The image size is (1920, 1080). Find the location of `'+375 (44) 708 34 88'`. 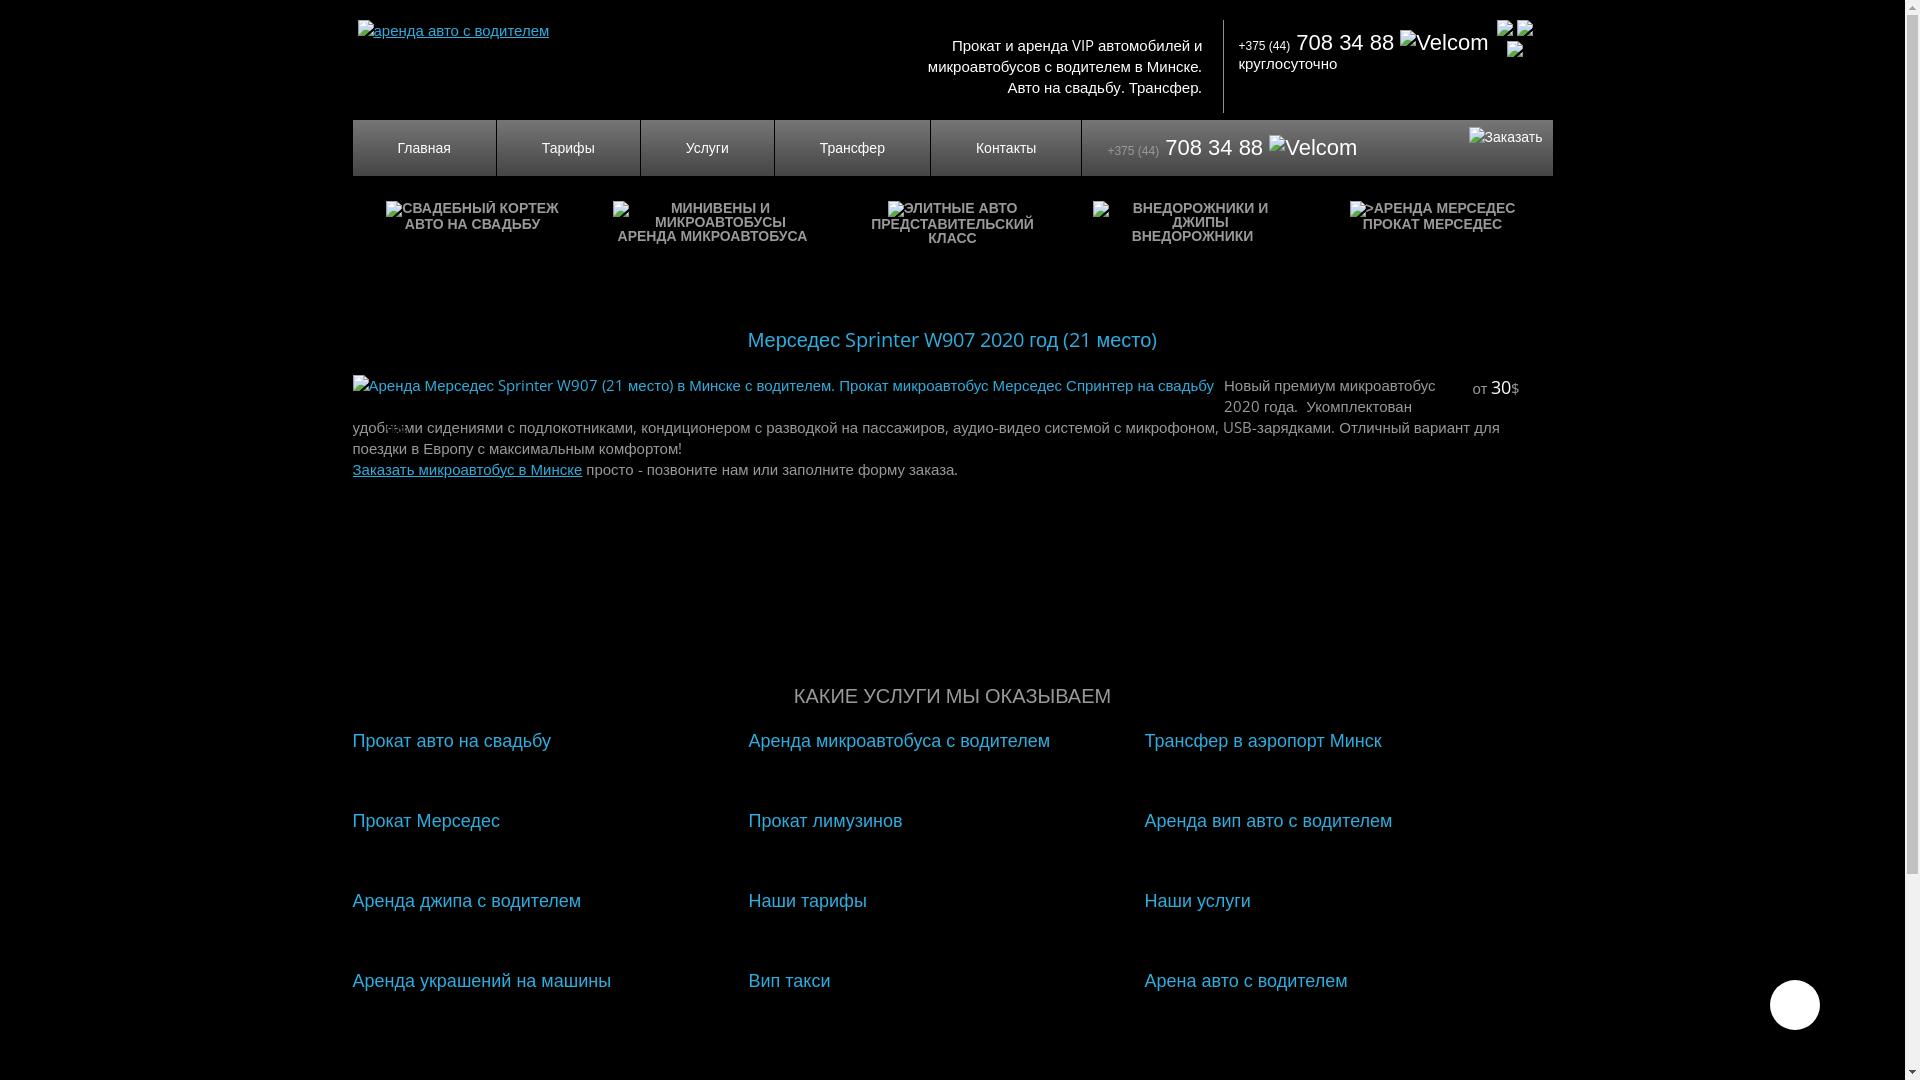

'+375 (44) 708 34 88' is located at coordinates (1362, 42).